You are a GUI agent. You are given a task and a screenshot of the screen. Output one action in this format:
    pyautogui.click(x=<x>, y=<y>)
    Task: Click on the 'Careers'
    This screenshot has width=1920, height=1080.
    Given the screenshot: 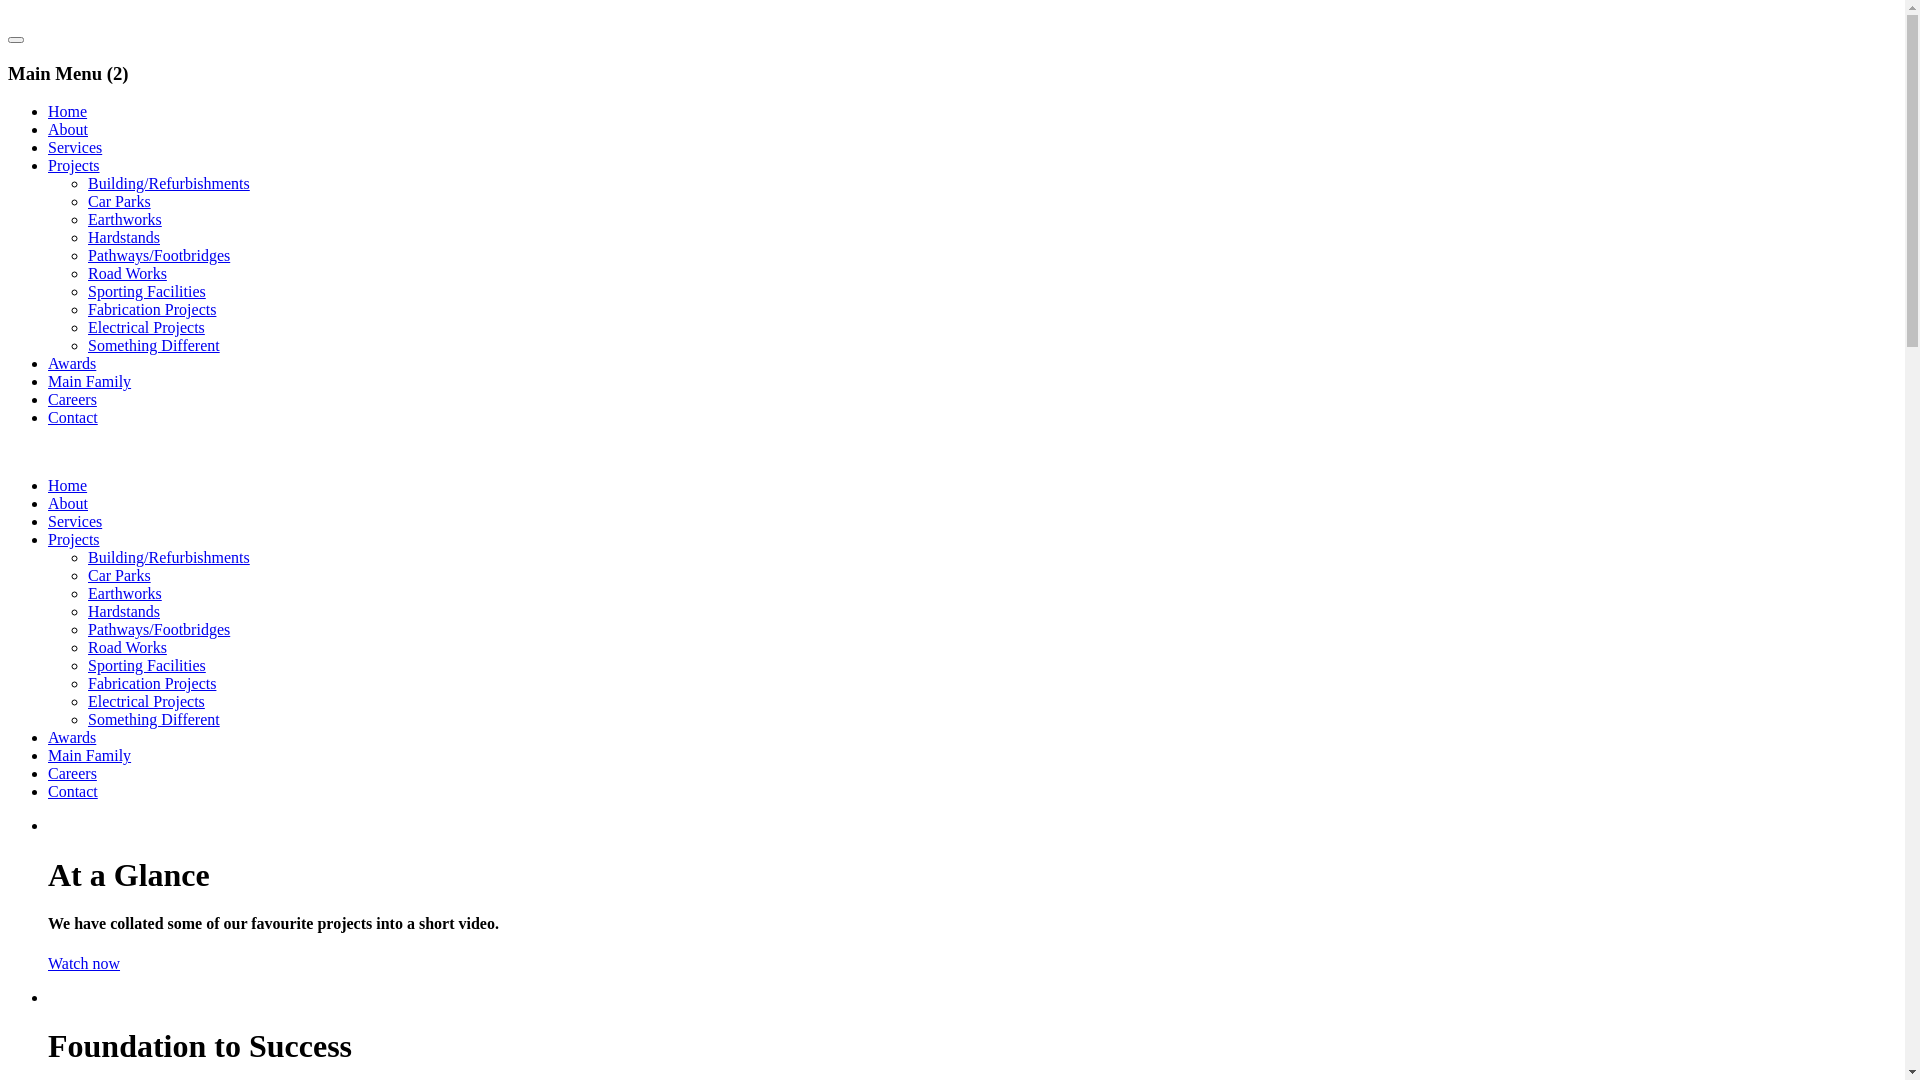 What is the action you would take?
    pyautogui.click(x=72, y=772)
    